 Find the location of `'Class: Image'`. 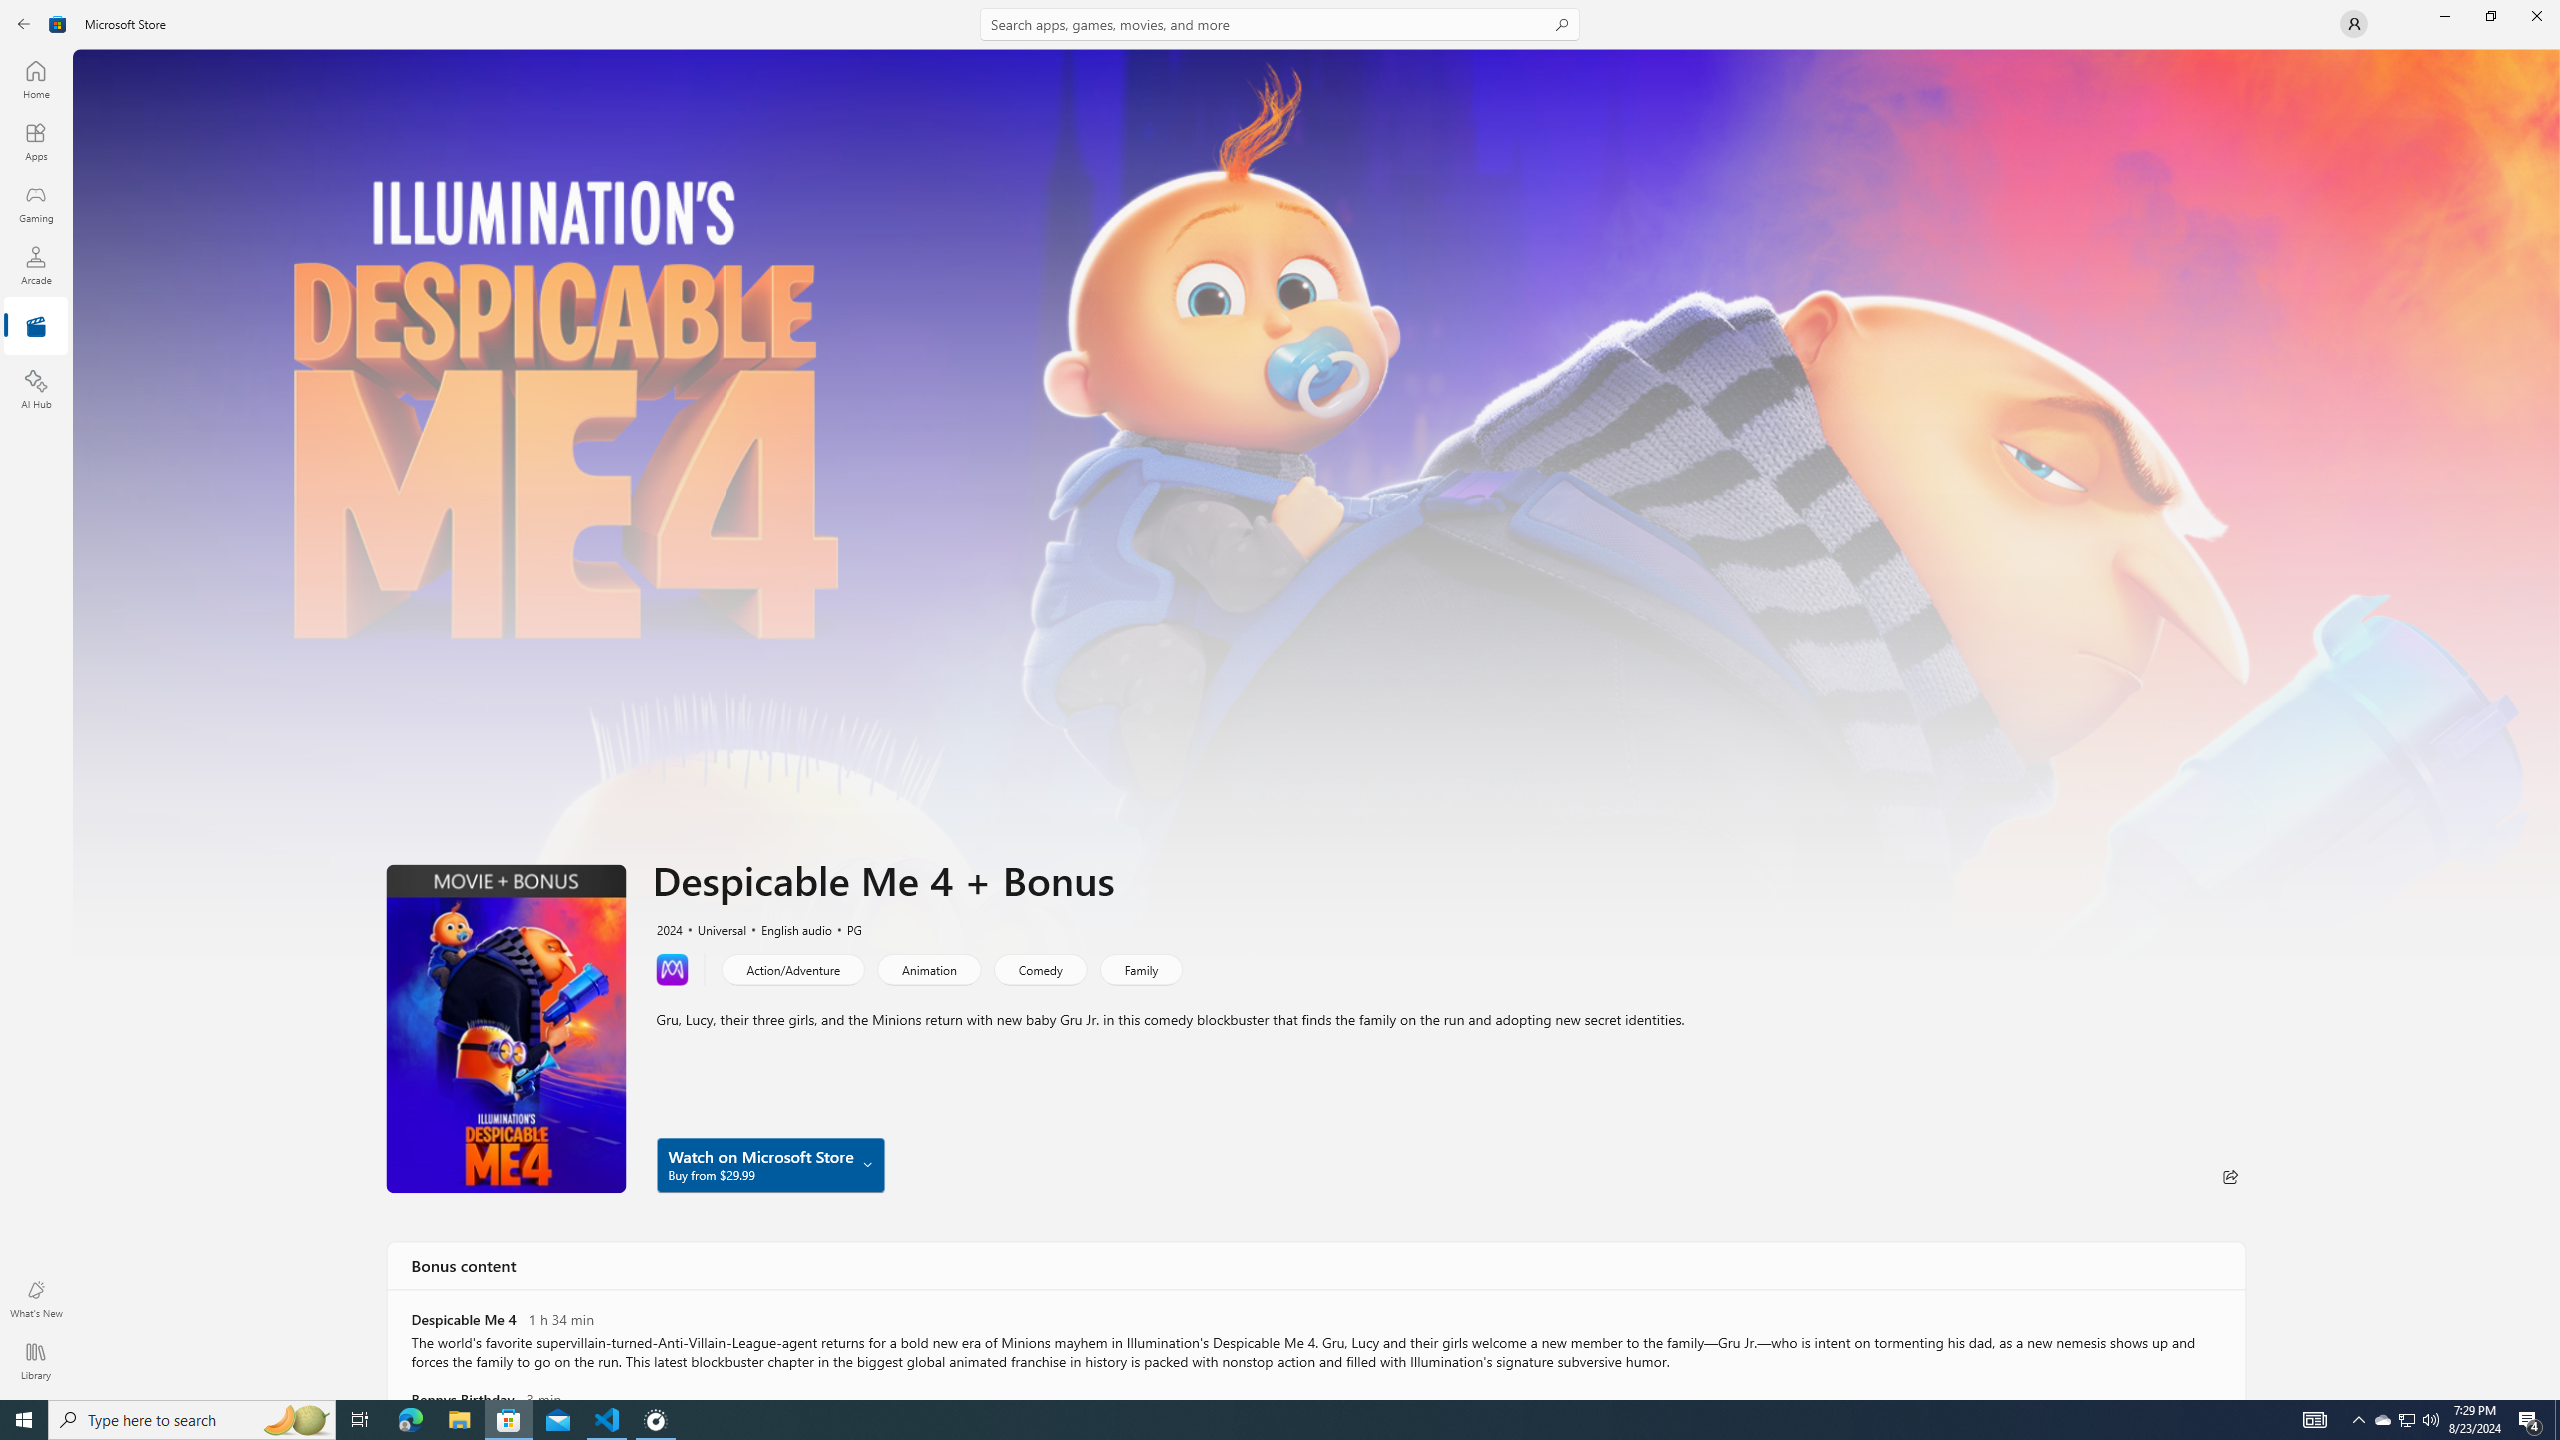

'Class: Image' is located at coordinates (57, 22).